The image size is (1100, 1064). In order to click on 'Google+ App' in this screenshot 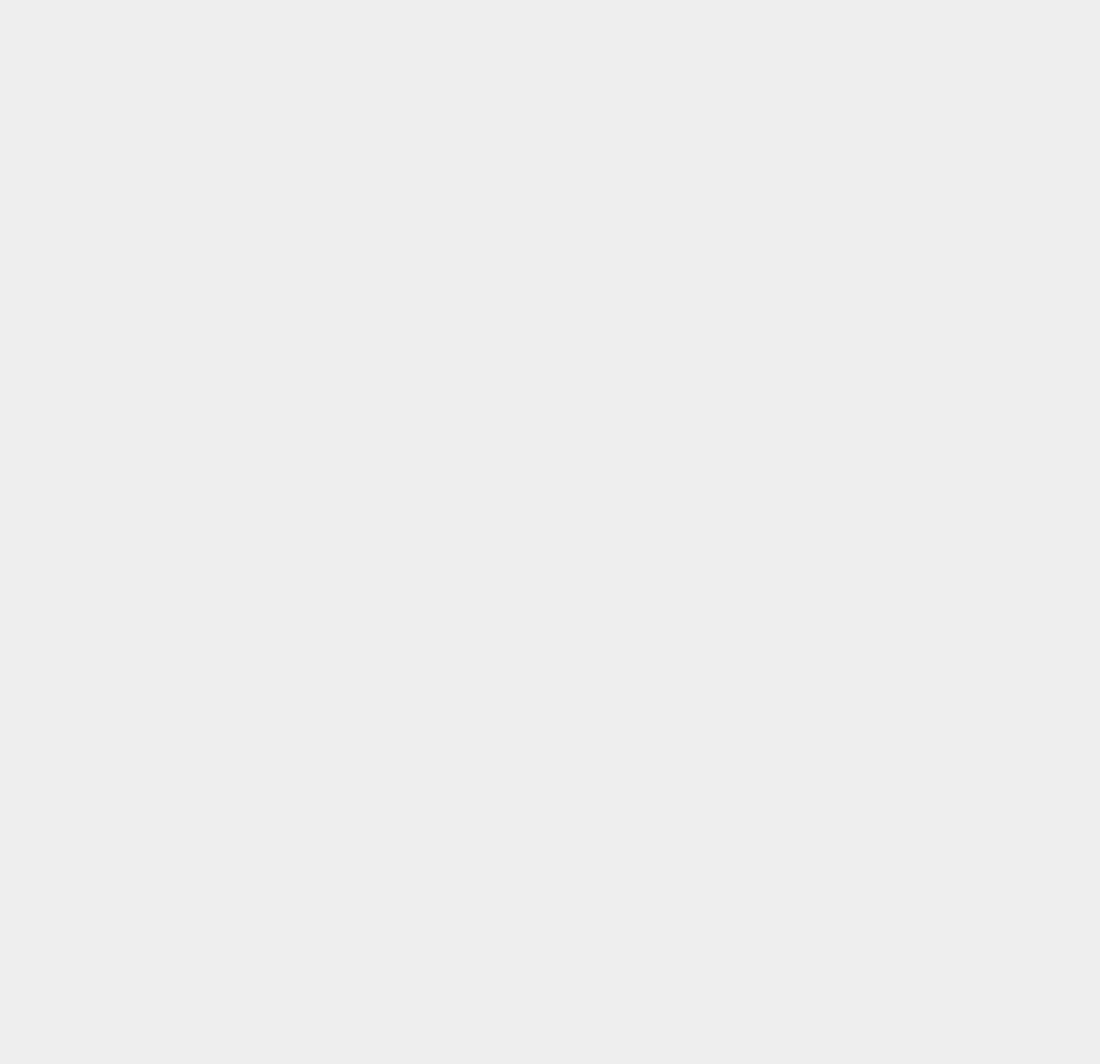, I will do `click(817, 341)`.